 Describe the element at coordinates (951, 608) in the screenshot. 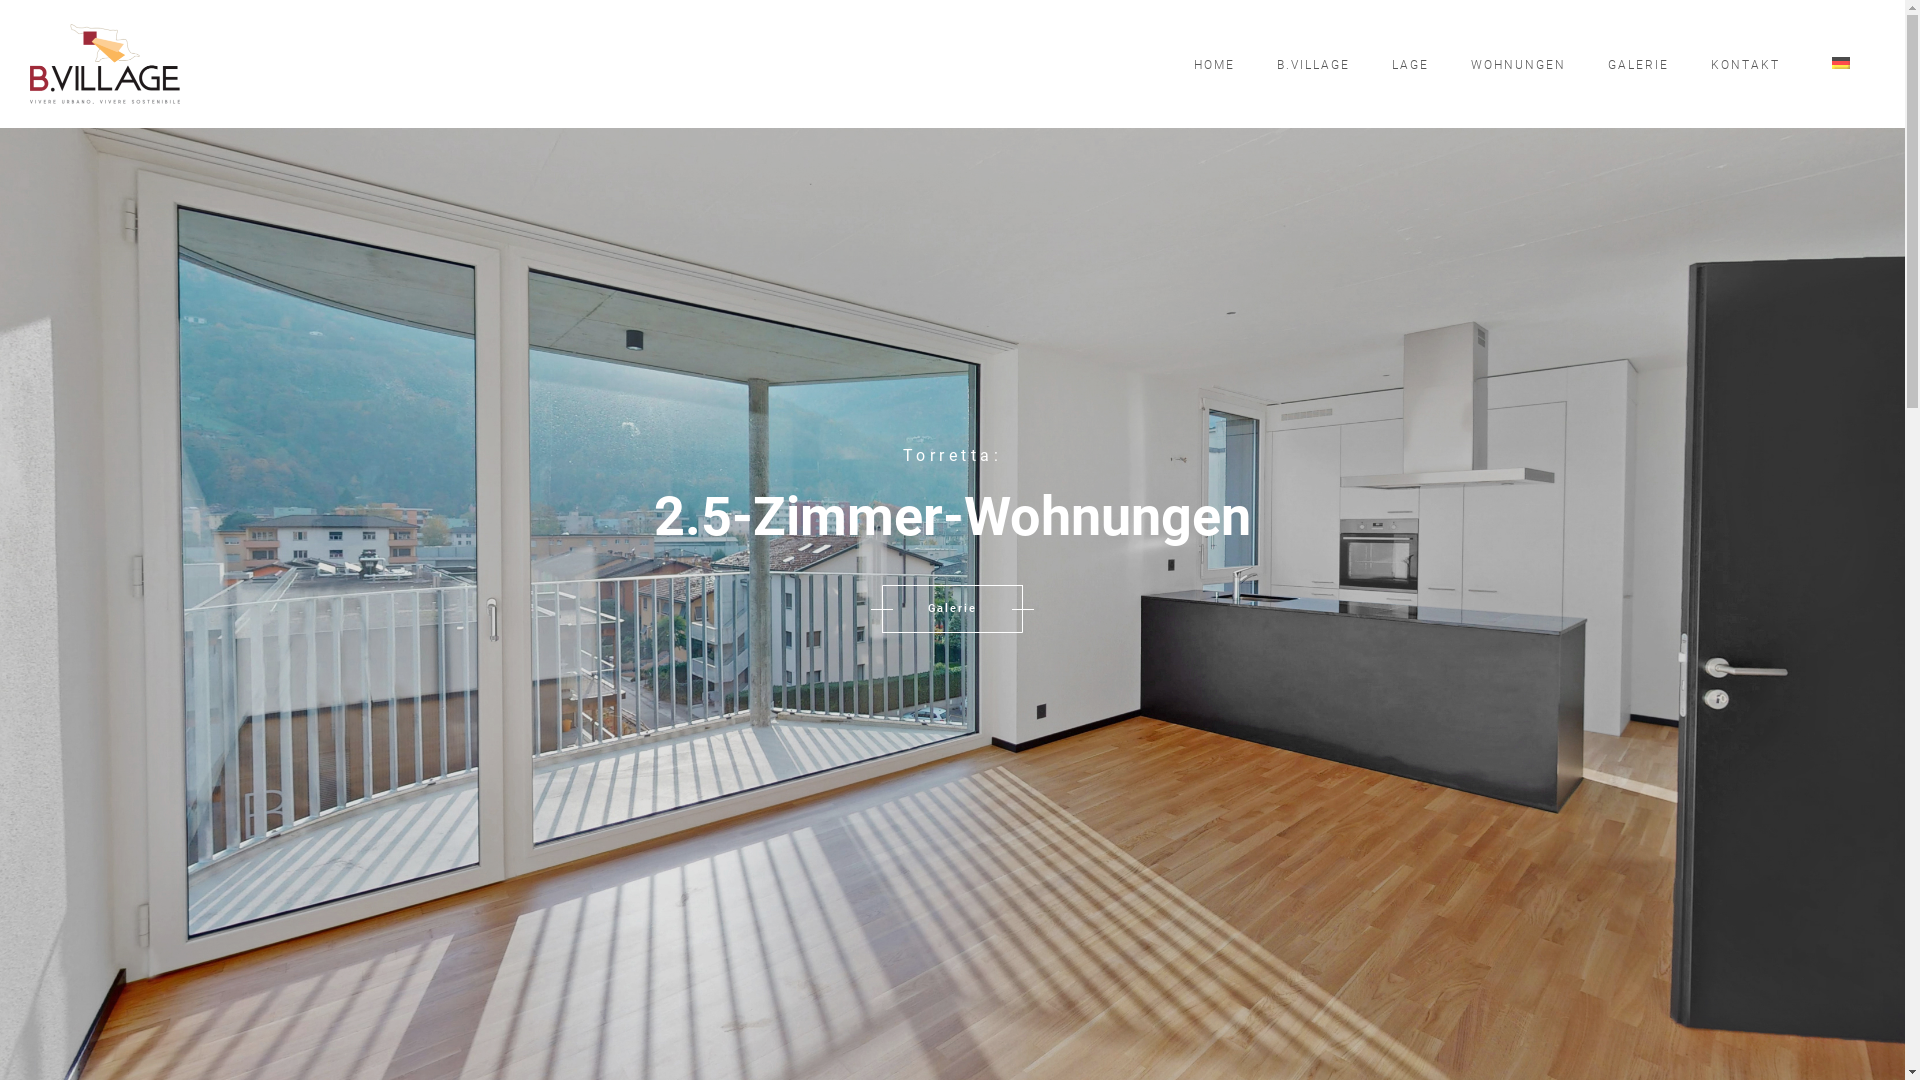

I see `'Galerie'` at that location.